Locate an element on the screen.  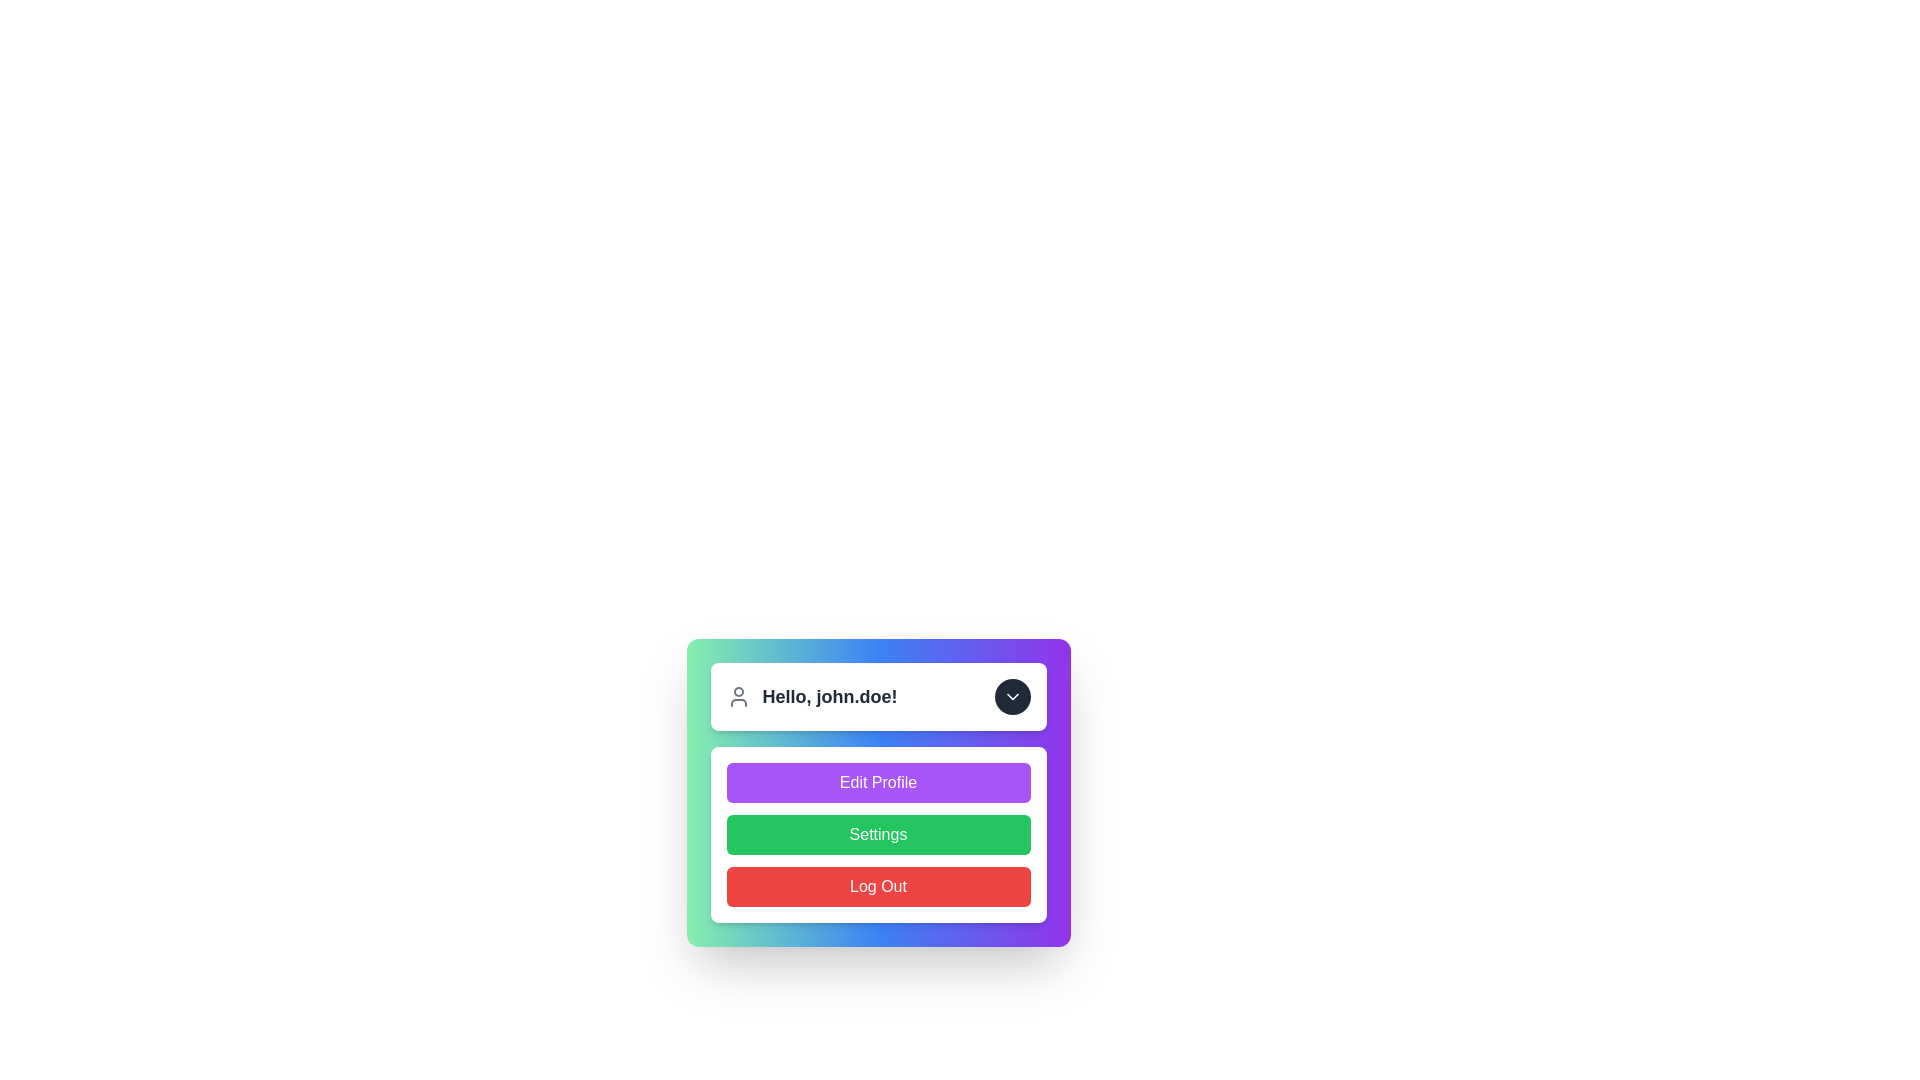
the profile edit button located directly below the greeting text 'Hello, john.doe!' is located at coordinates (878, 792).